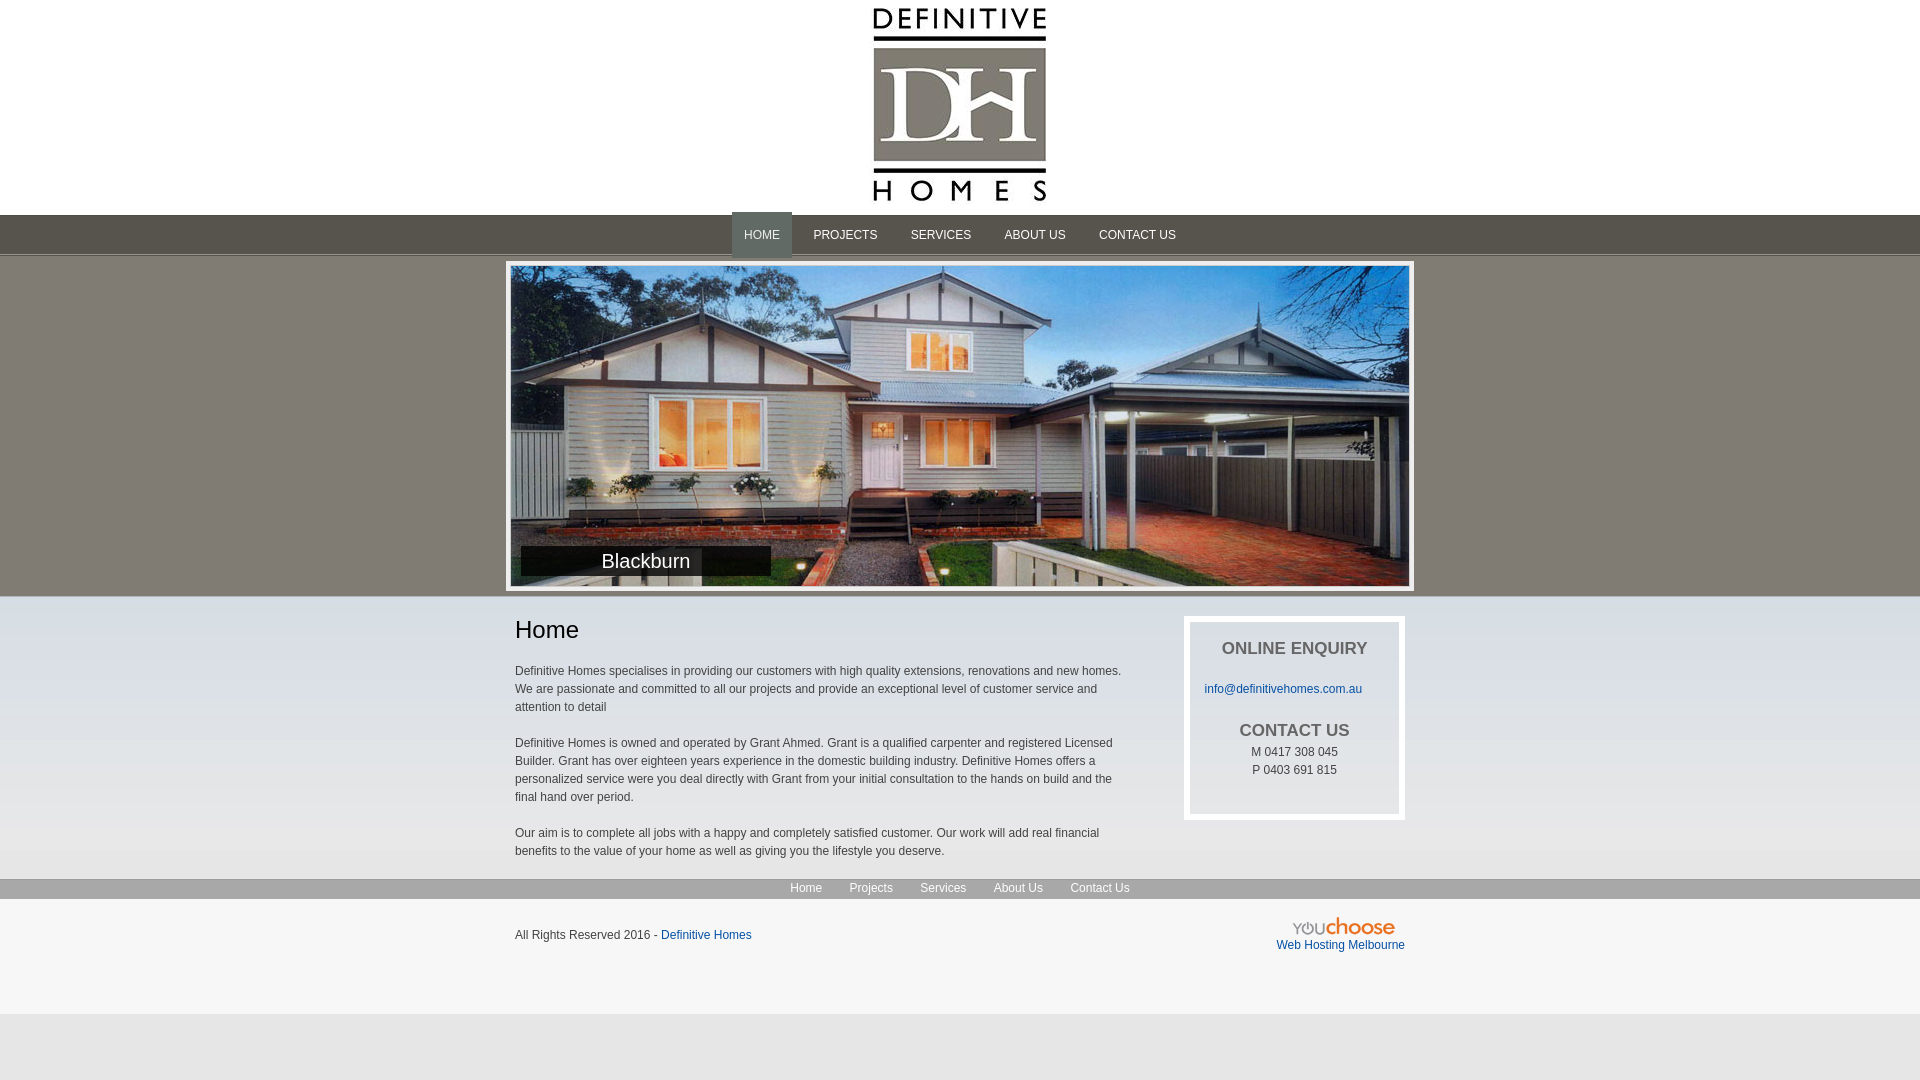 The width and height of the screenshot is (1920, 1080). I want to click on 'Web Hosting Melbourne', so click(1340, 945).